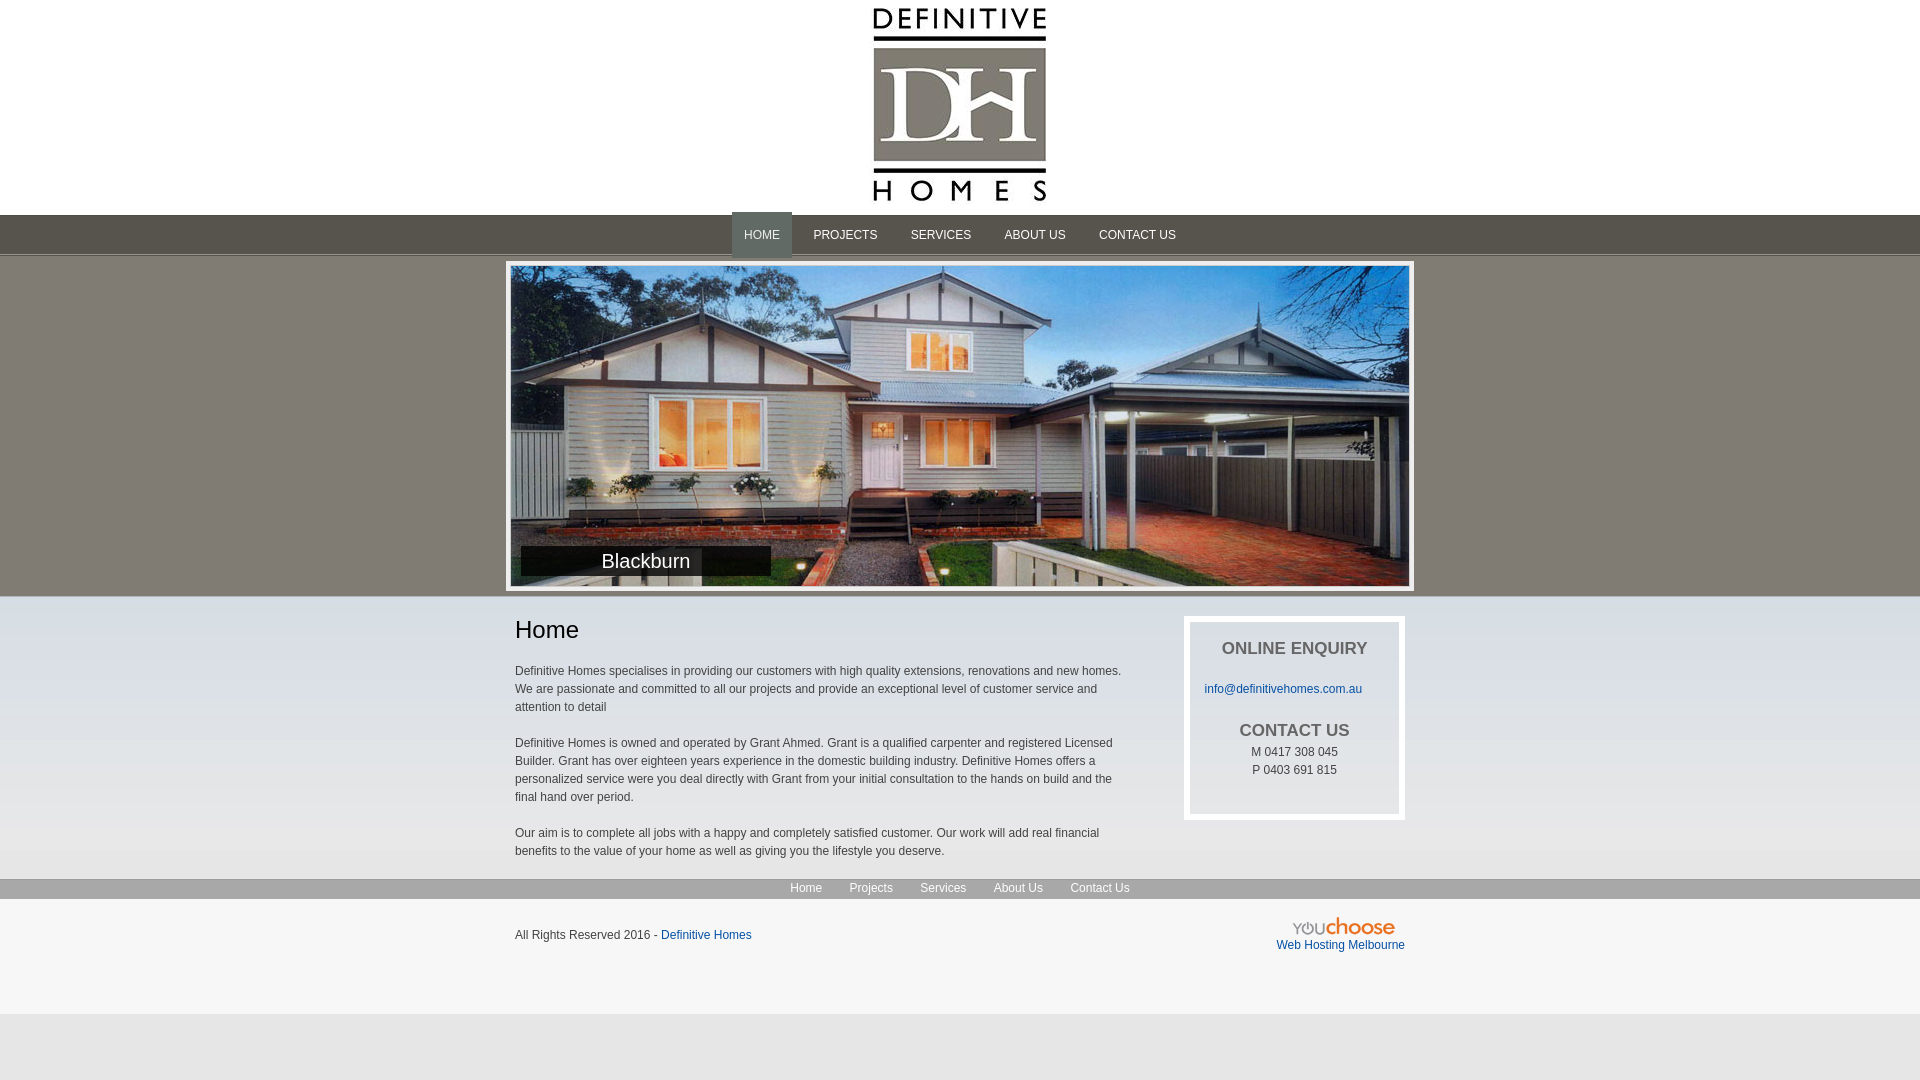 The width and height of the screenshot is (1920, 1080). I want to click on 'Web Hosting Melbourne', so click(1340, 945).